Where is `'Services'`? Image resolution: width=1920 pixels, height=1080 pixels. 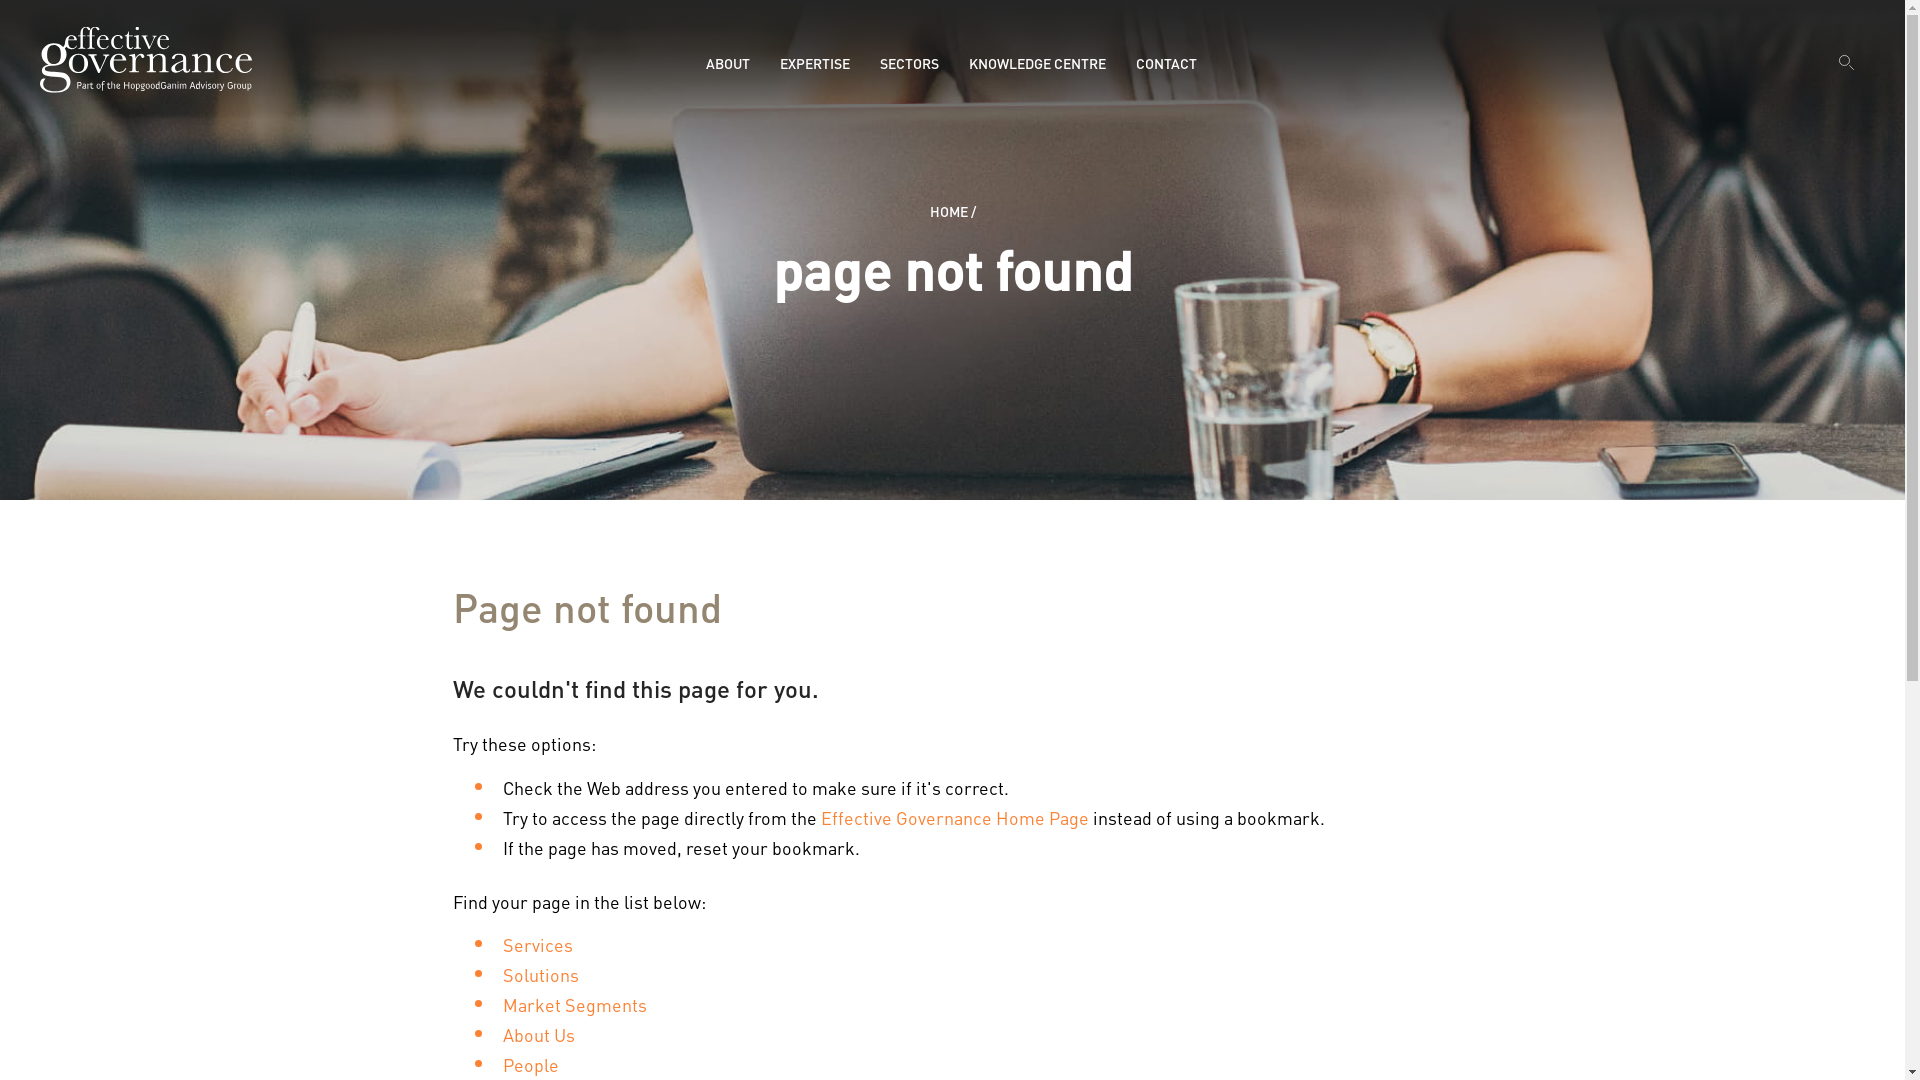 'Services' is located at coordinates (537, 944).